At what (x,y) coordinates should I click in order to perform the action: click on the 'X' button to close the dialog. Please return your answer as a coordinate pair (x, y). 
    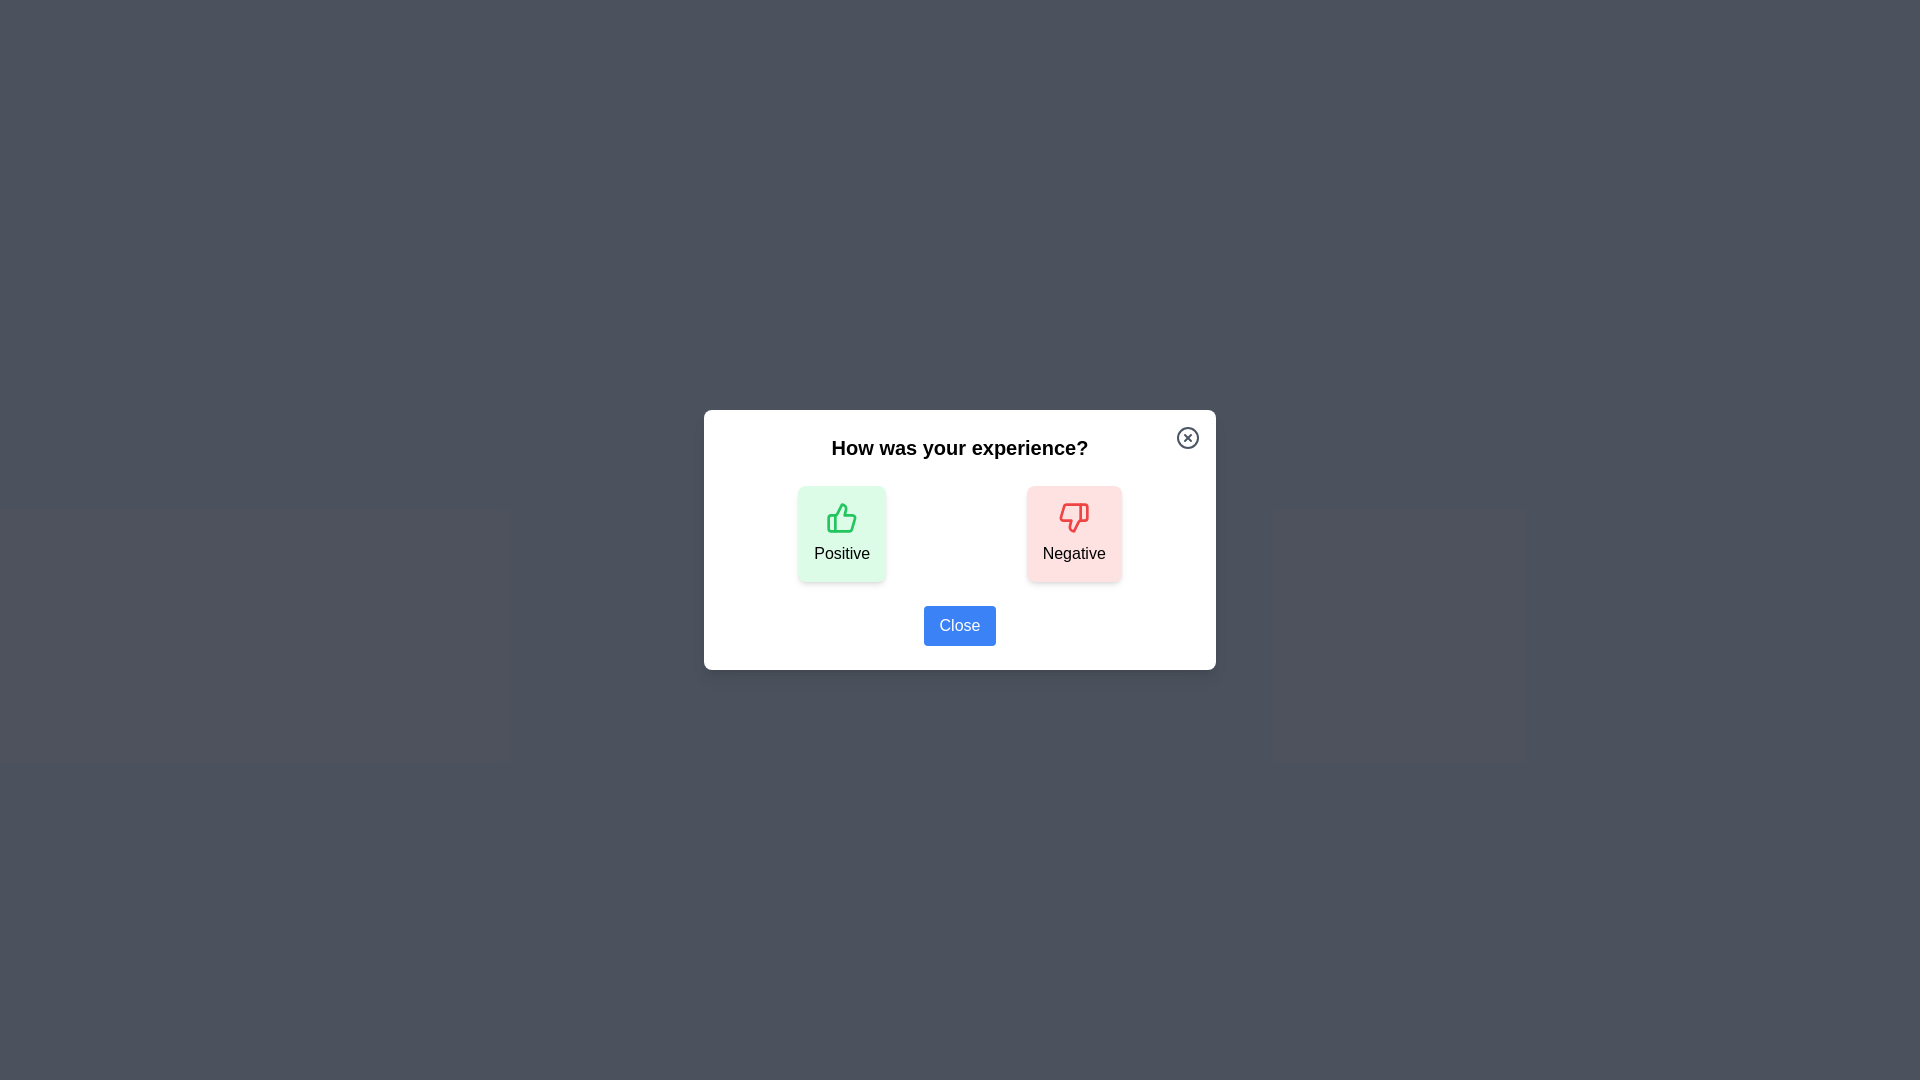
    Looking at the image, I should click on (1188, 437).